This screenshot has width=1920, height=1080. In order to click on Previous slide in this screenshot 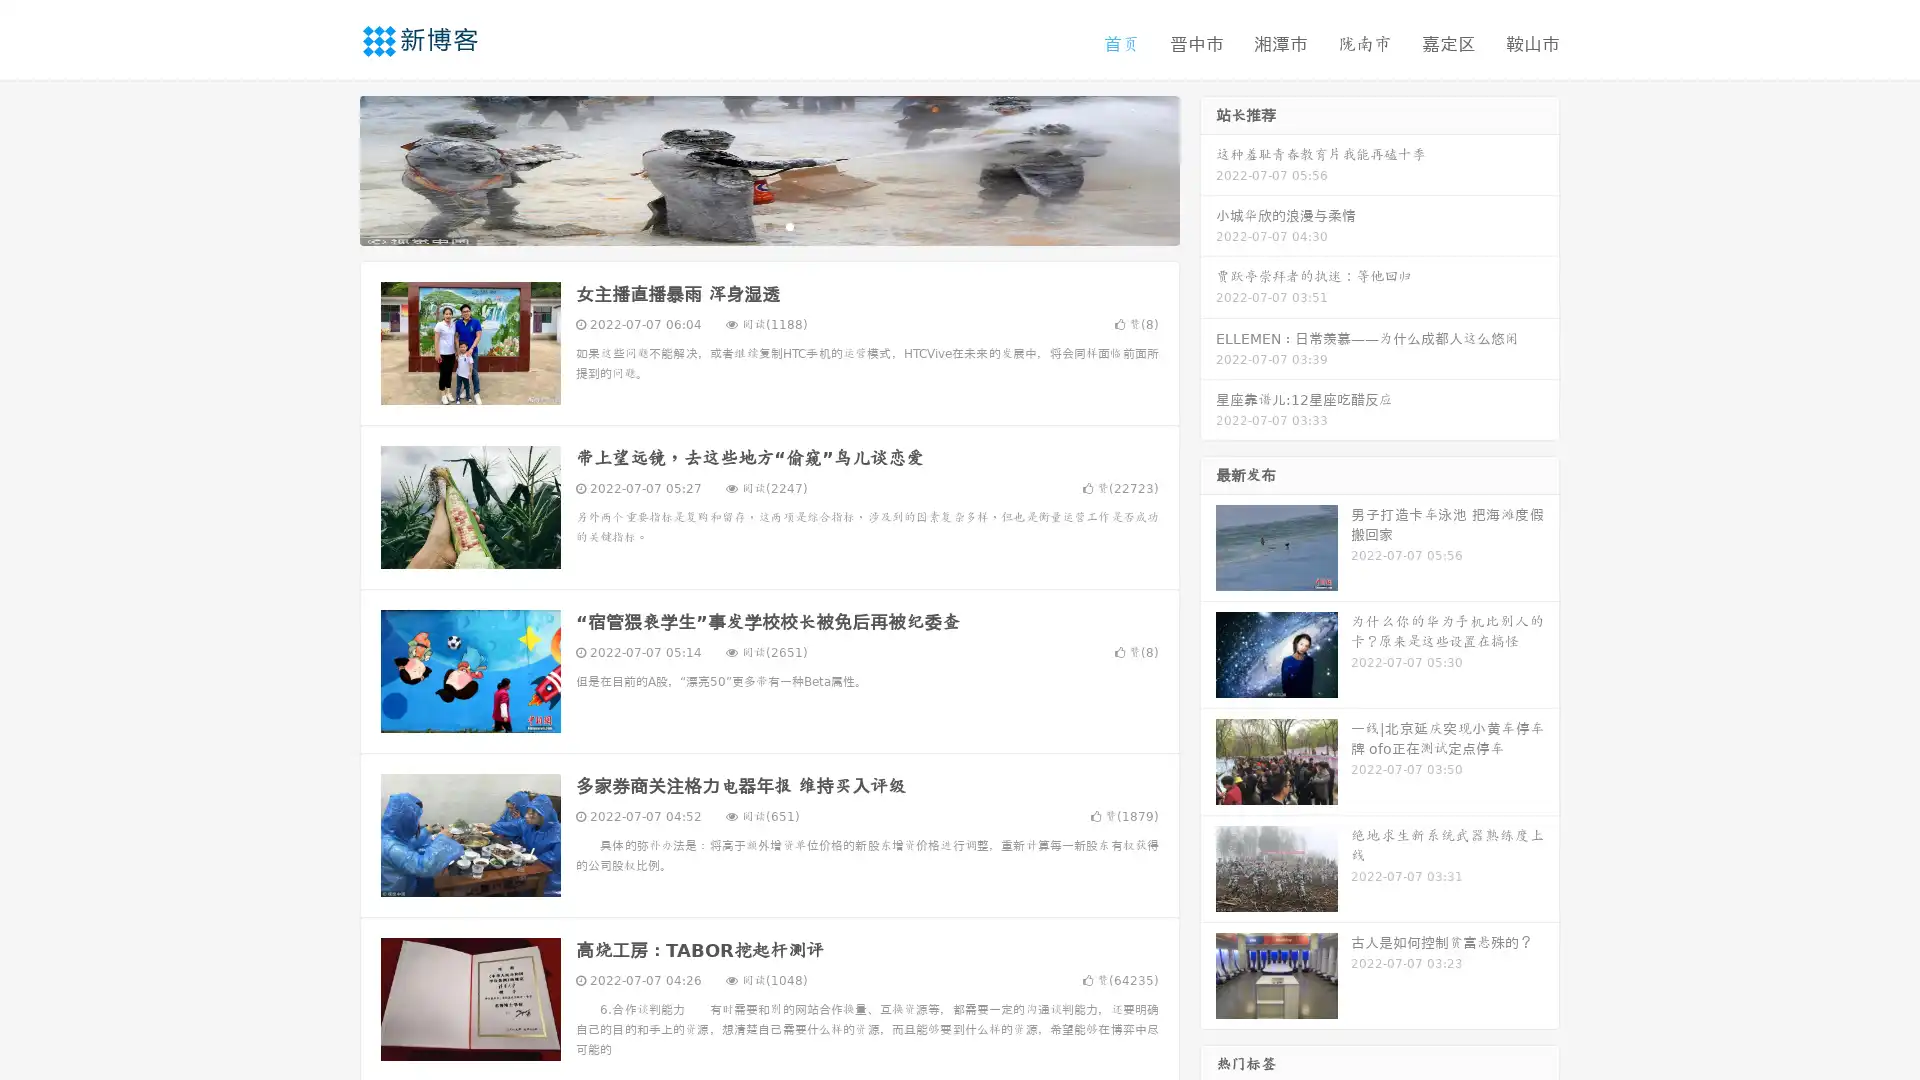, I will do `click(330, 168)`.